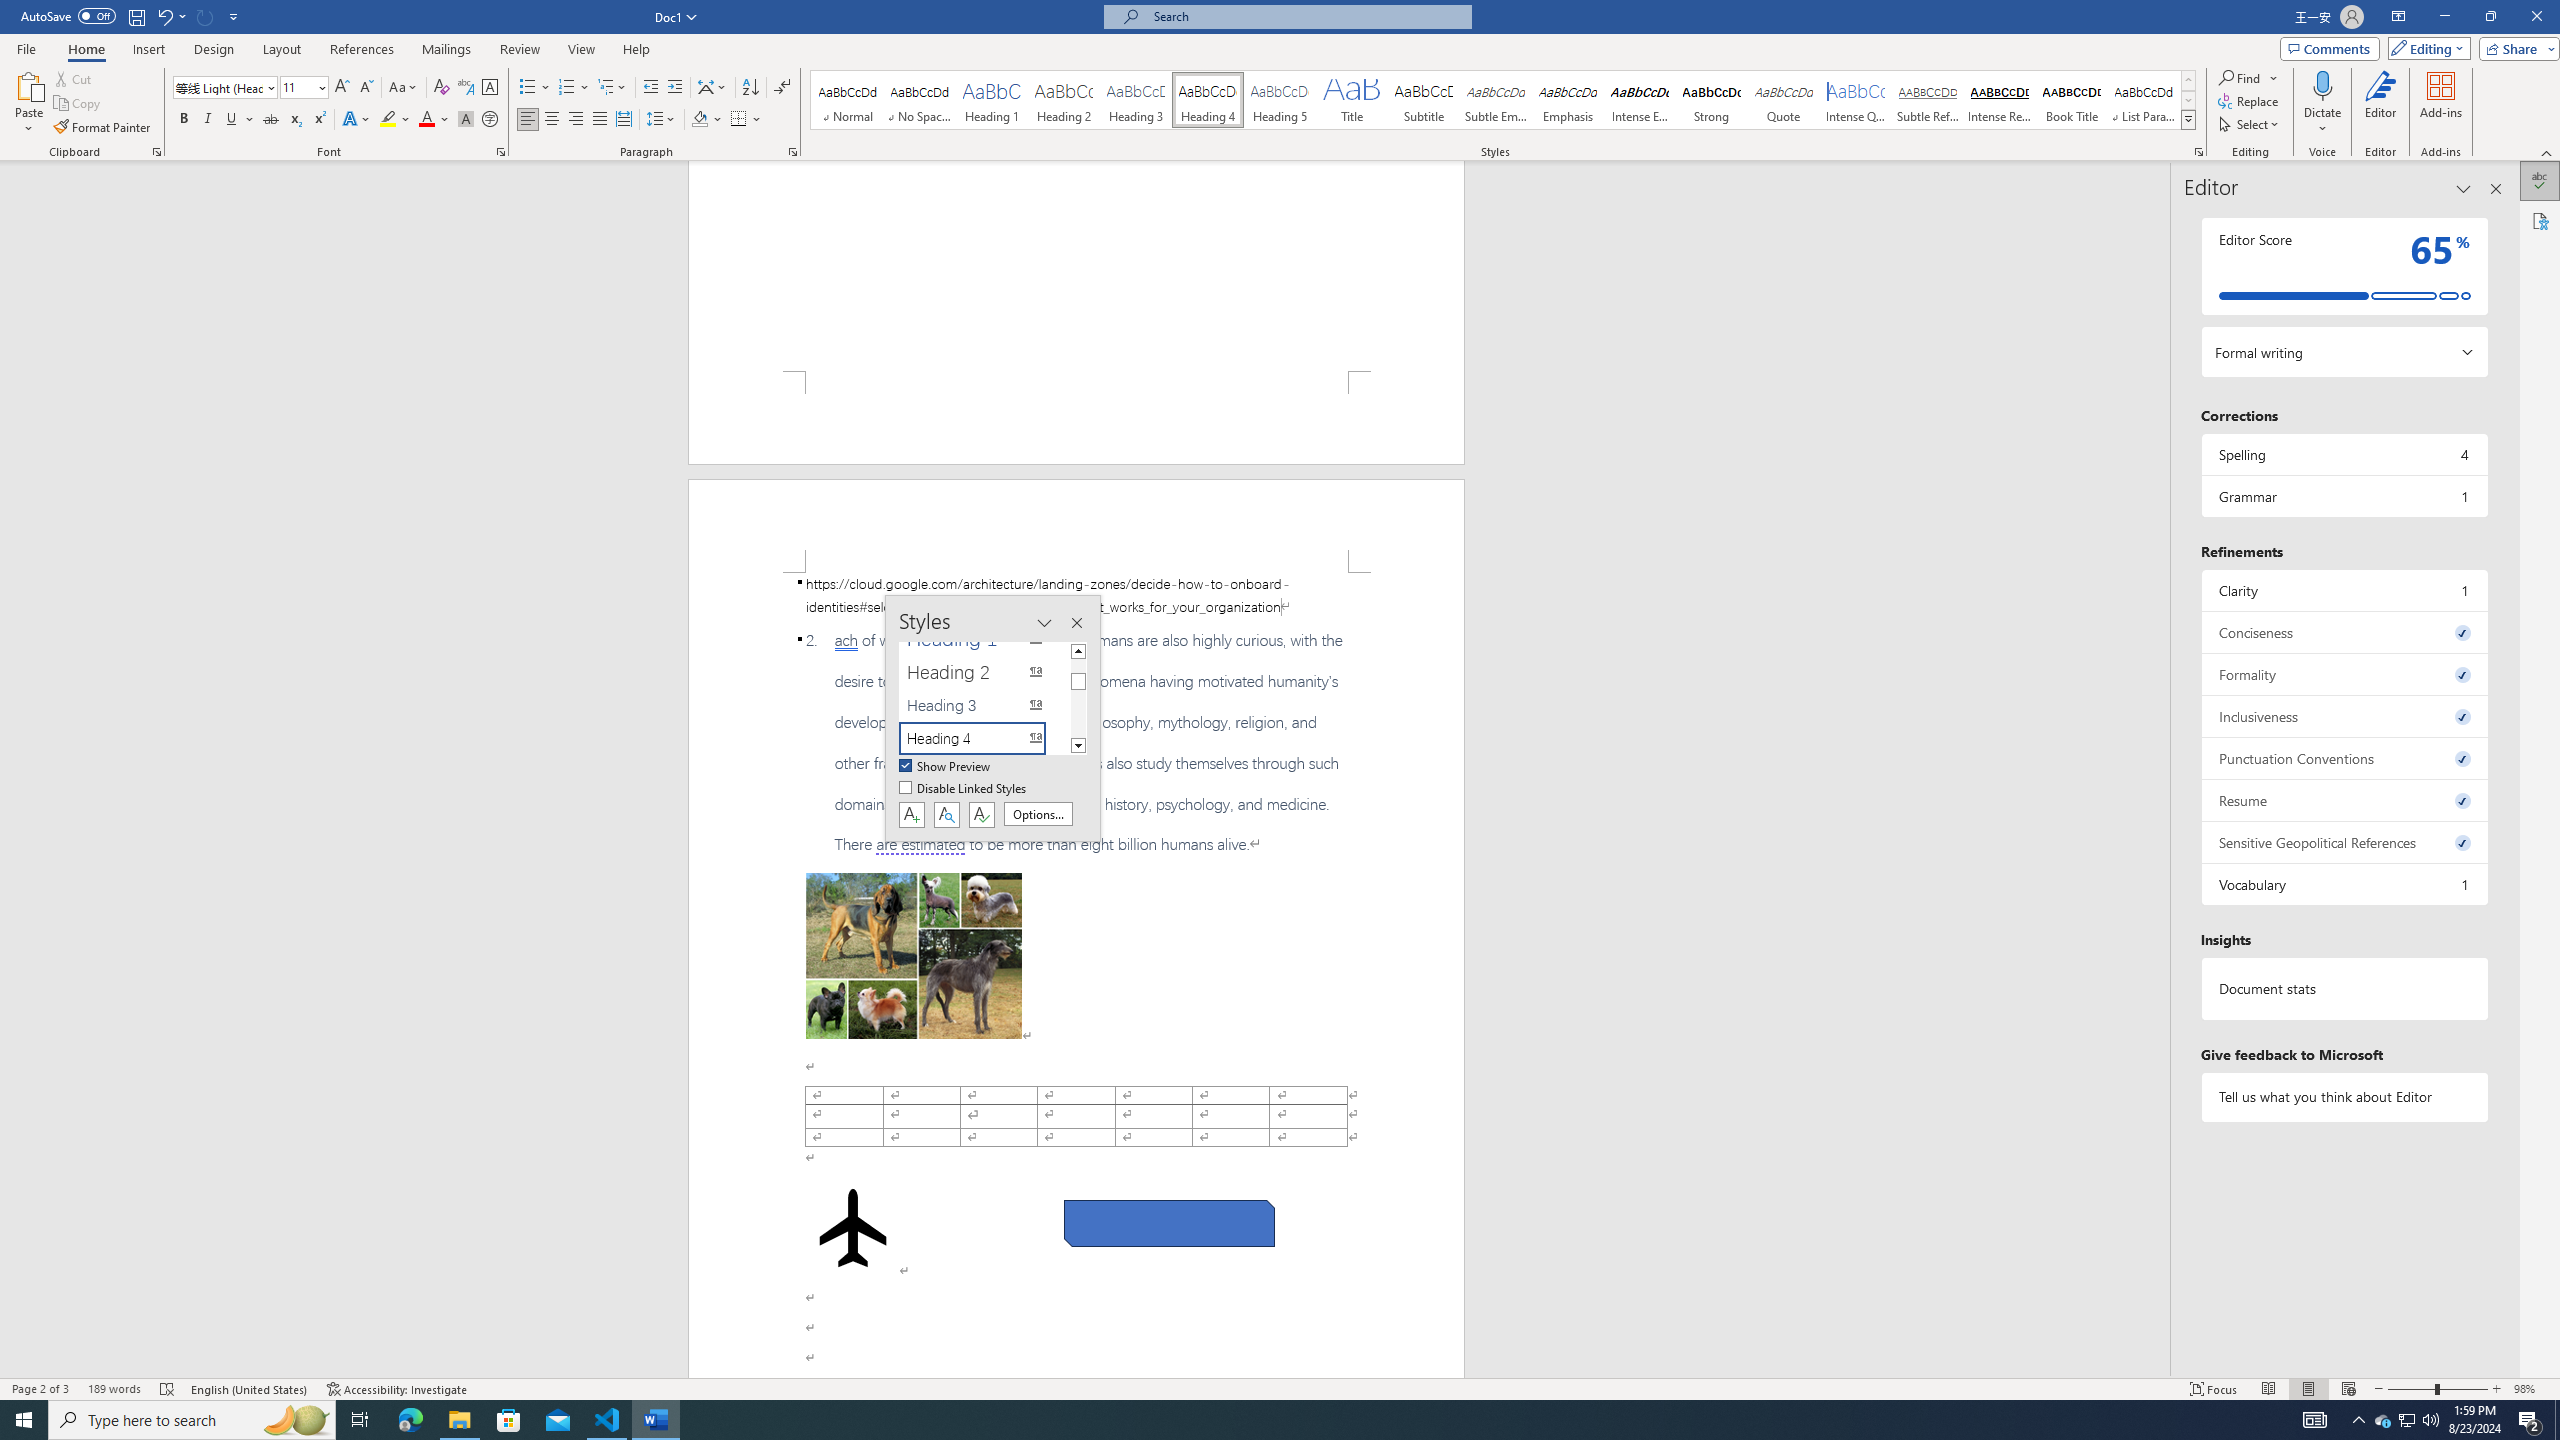 The image size is (2560, 1440). What do you see at coordinates (445, 49) in the screenshot?
I see `'Mailings'` at bounding box center [445, 49].